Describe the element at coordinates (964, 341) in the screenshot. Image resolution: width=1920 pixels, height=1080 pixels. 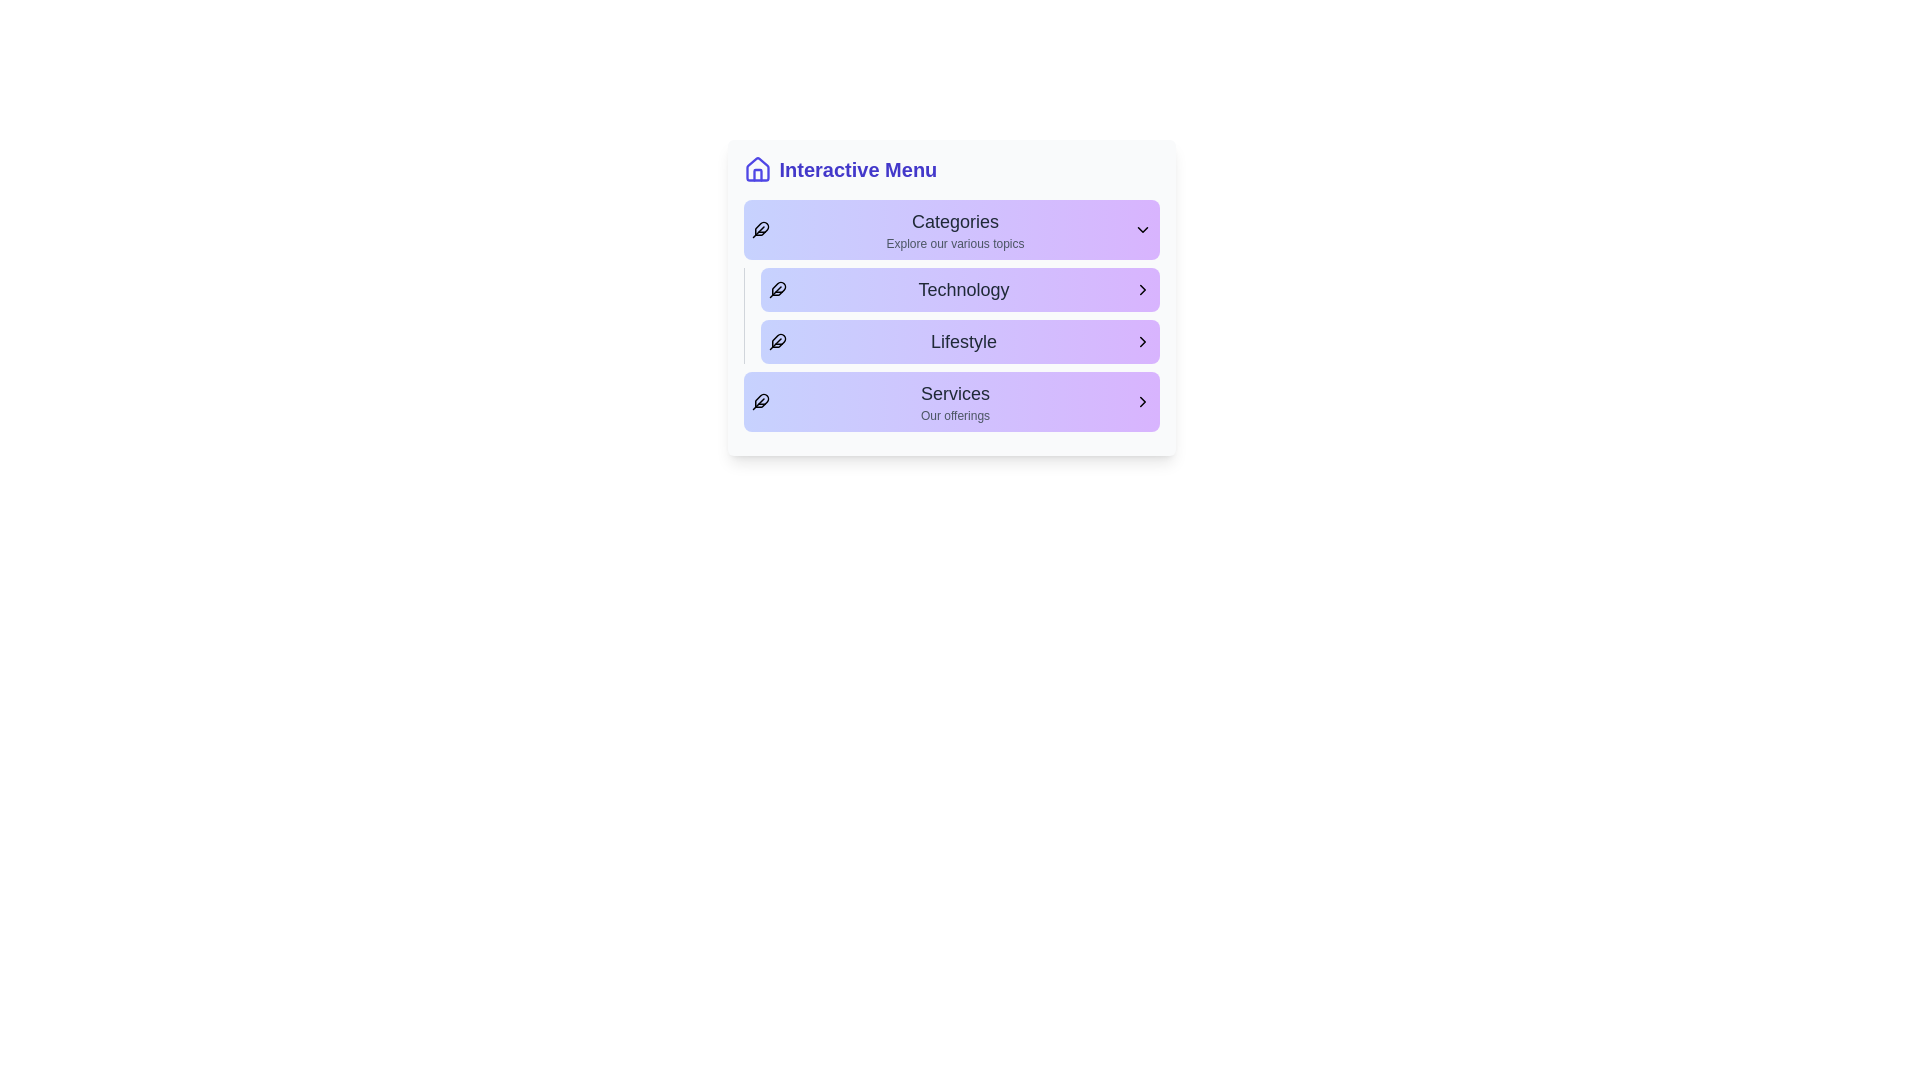
I see `the 'Lifestyle' category text label within the interactive menu` at that location.